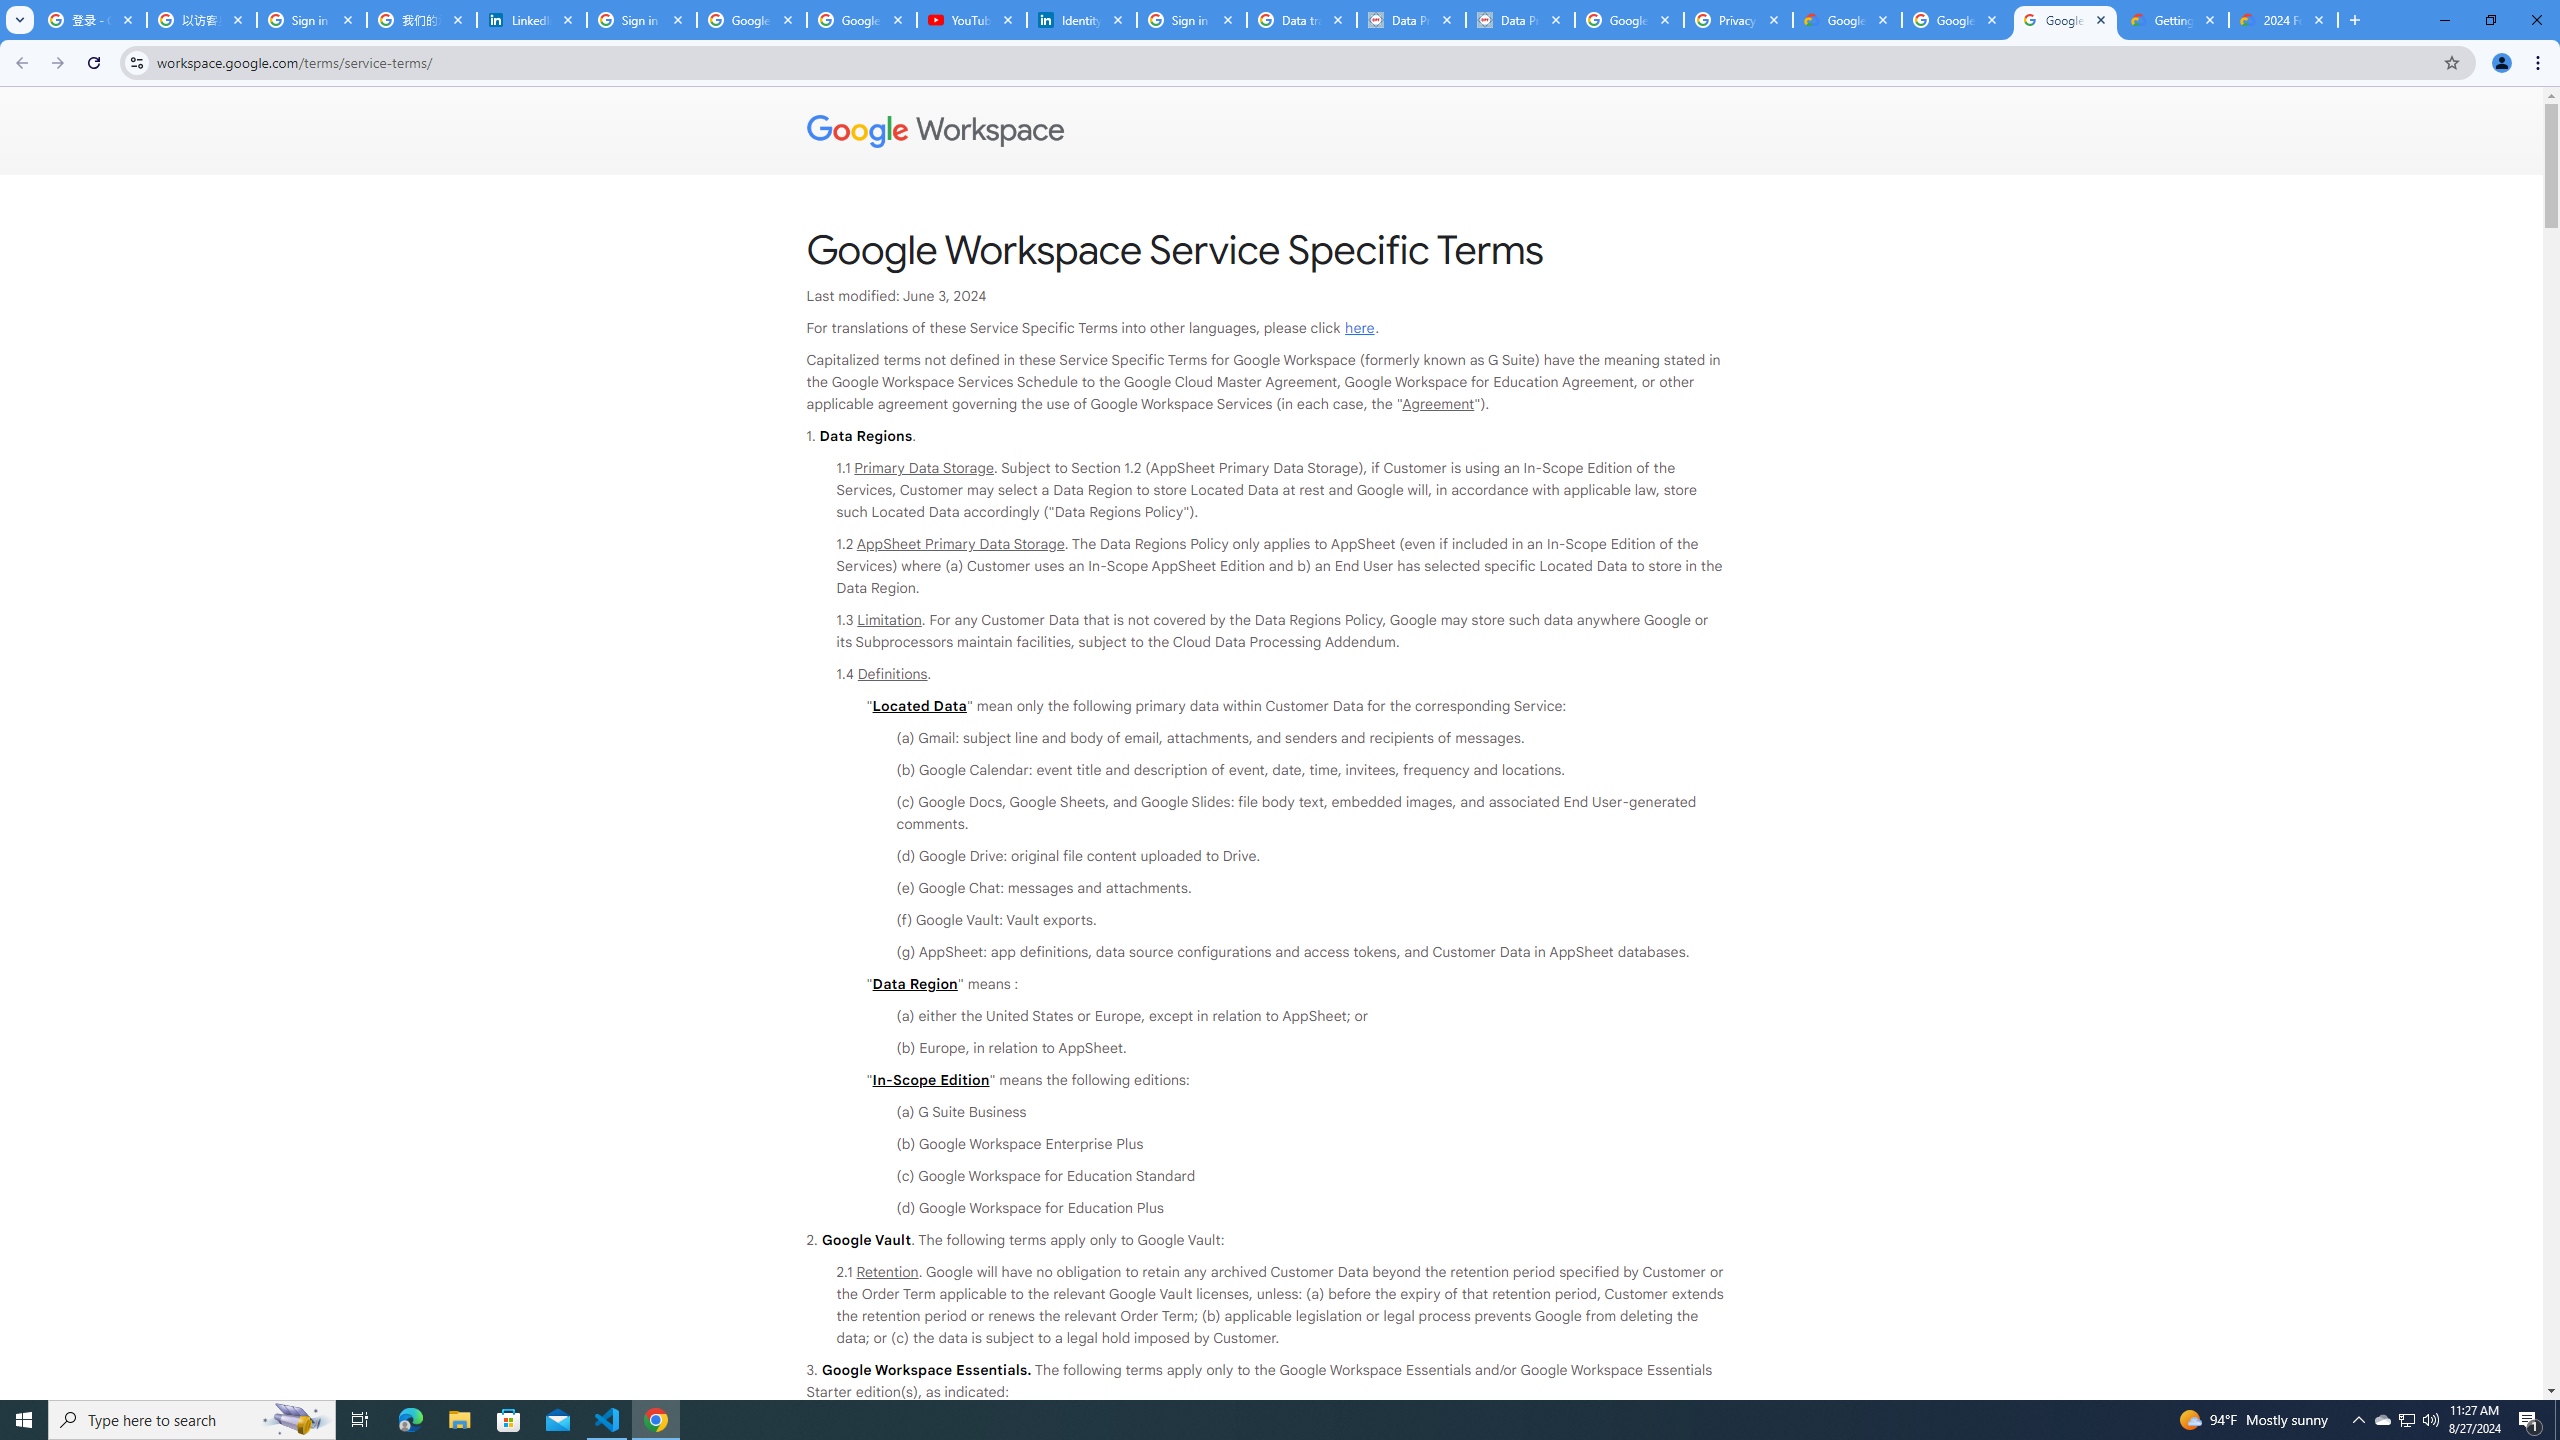 This screenshot has height=1440, width=2560. I want to click on 'Sign in - Google Accounts', so click(1191, 19).